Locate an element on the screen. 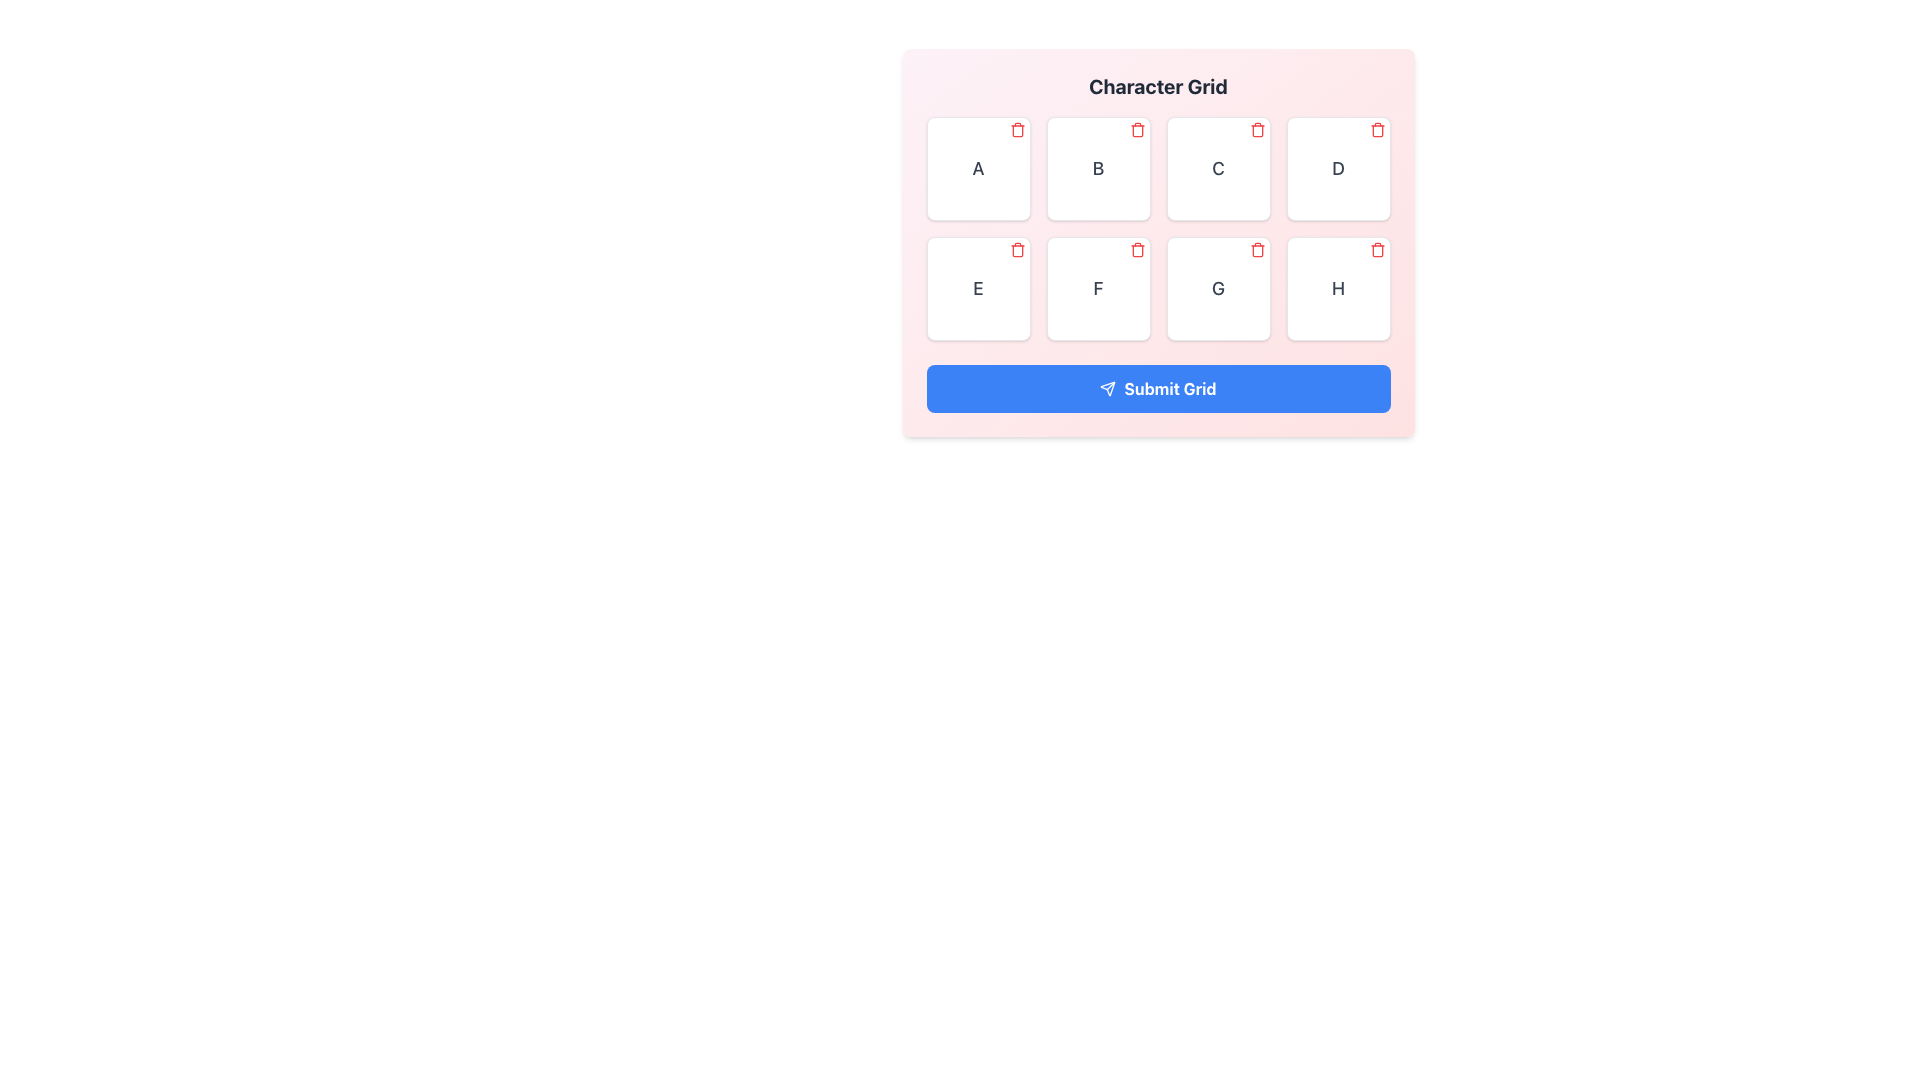 The width and height of the screenshot is (1920, 1080). the 'Submit Grid' text label, which is displayed in white font on a blue rectangular button at the center-bottom of the interface is located at coordinates (1170, 389).